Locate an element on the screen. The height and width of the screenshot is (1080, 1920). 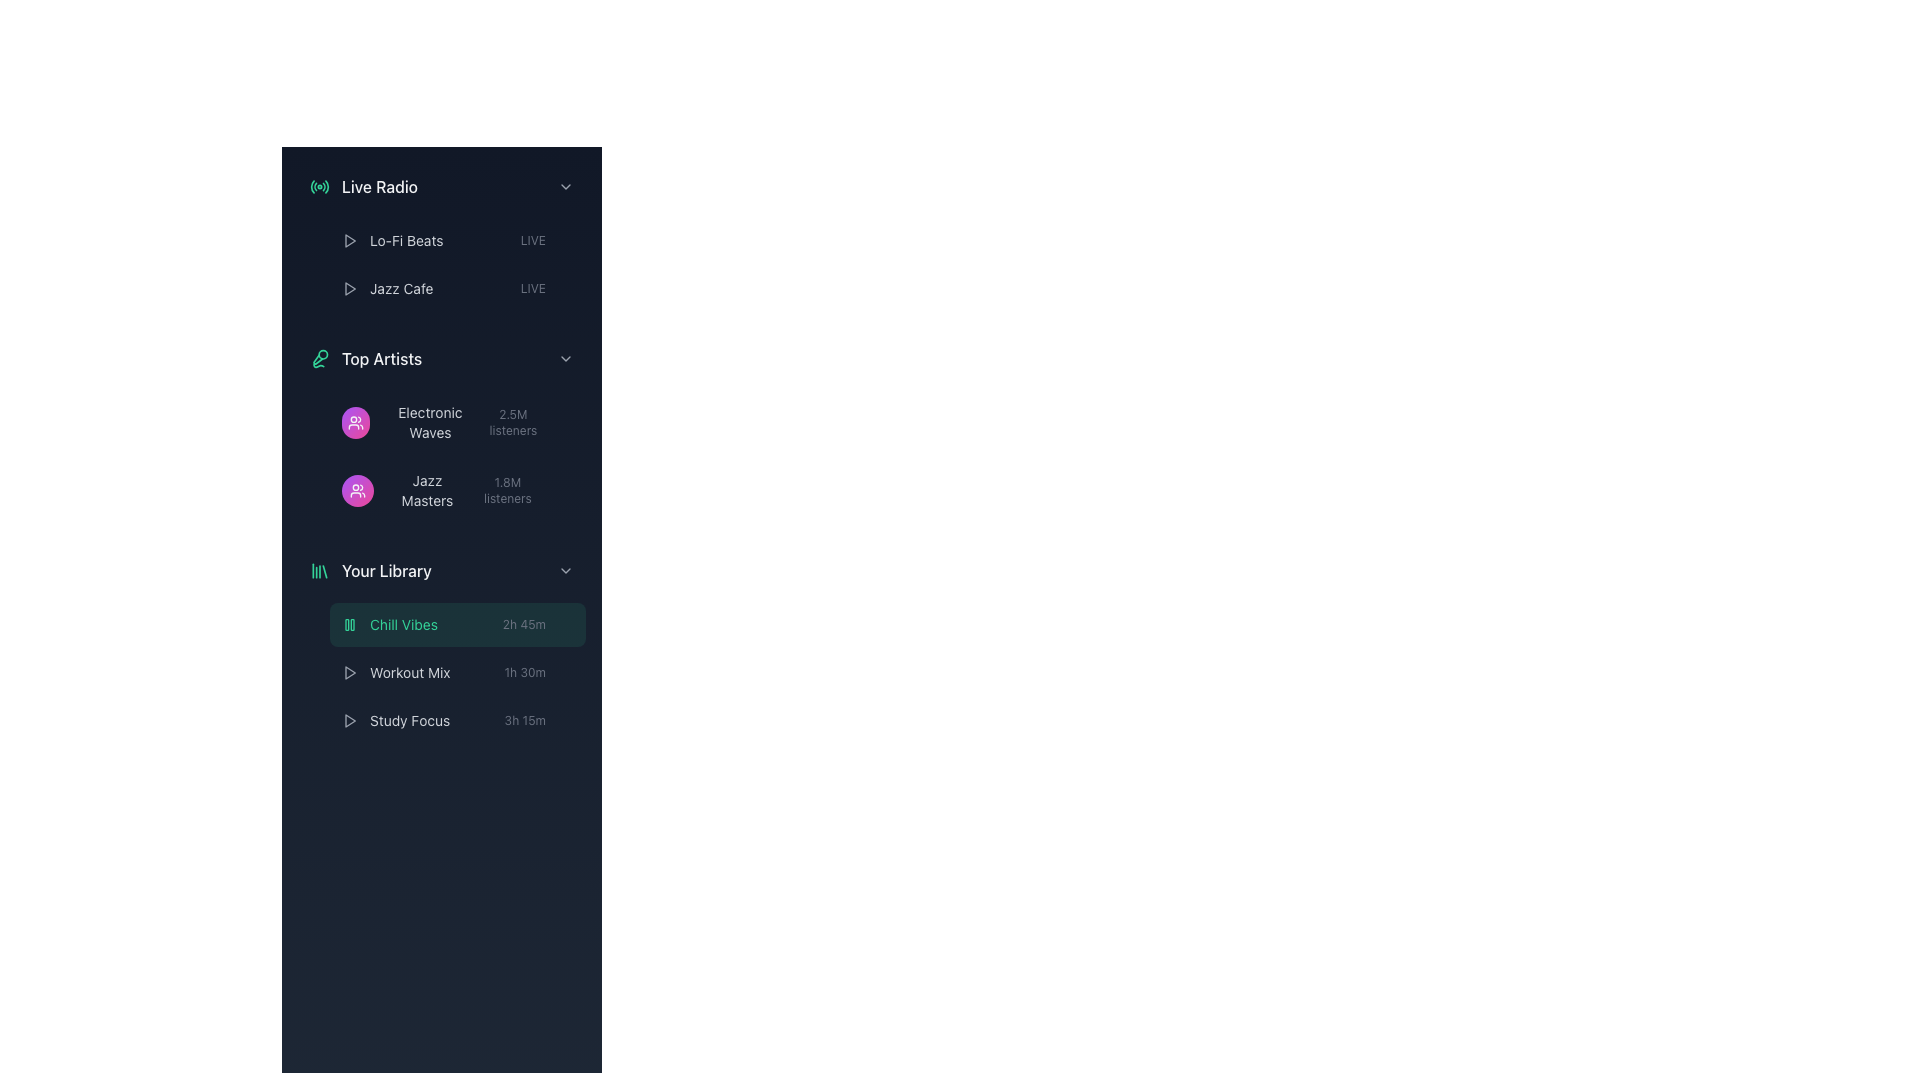
the 'Live Radio' static text label, which indicates the section for live broadcasting features located in the top-left portion of the interface is located at coordinates (379, 186).